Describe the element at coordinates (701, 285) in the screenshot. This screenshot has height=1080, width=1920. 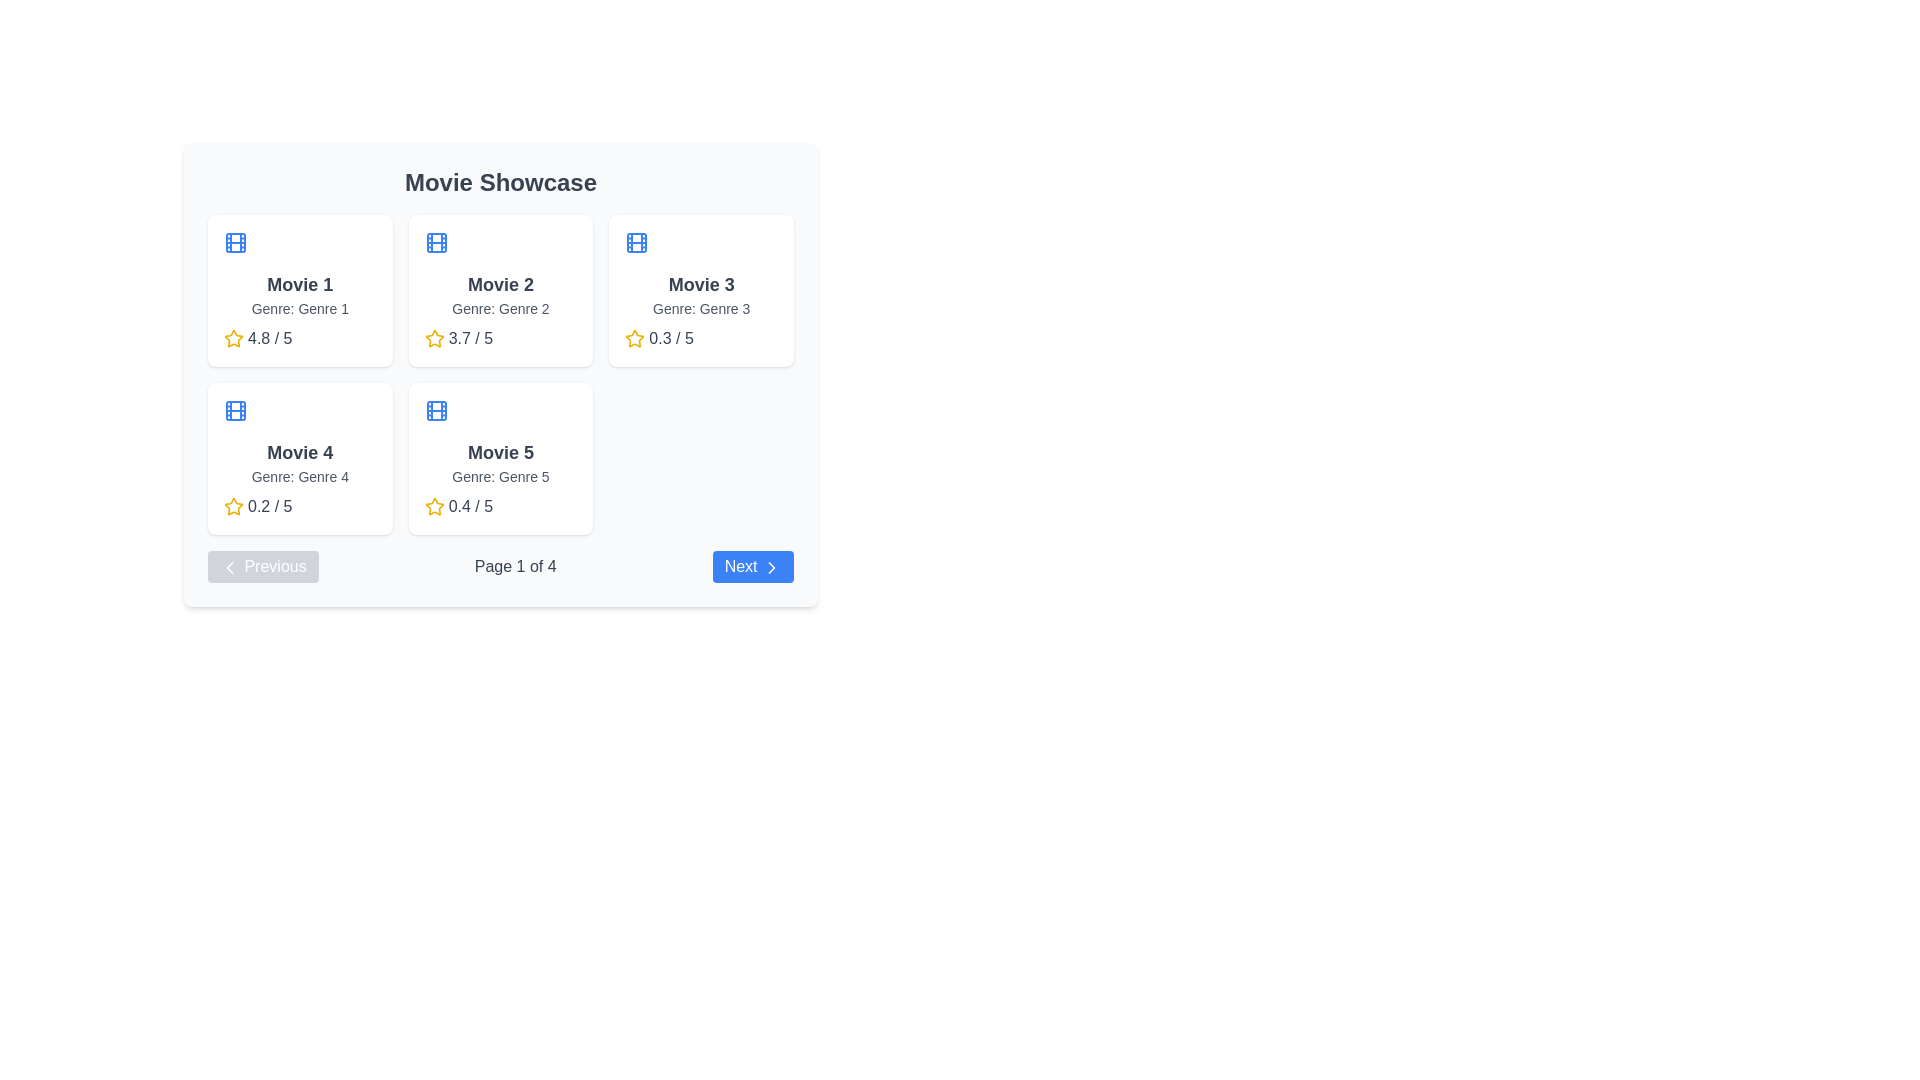
I see `the bold text label displaying 'Movie 3', which is located in the second row, first column of the grid layout, above the genre and rating text` at that location.